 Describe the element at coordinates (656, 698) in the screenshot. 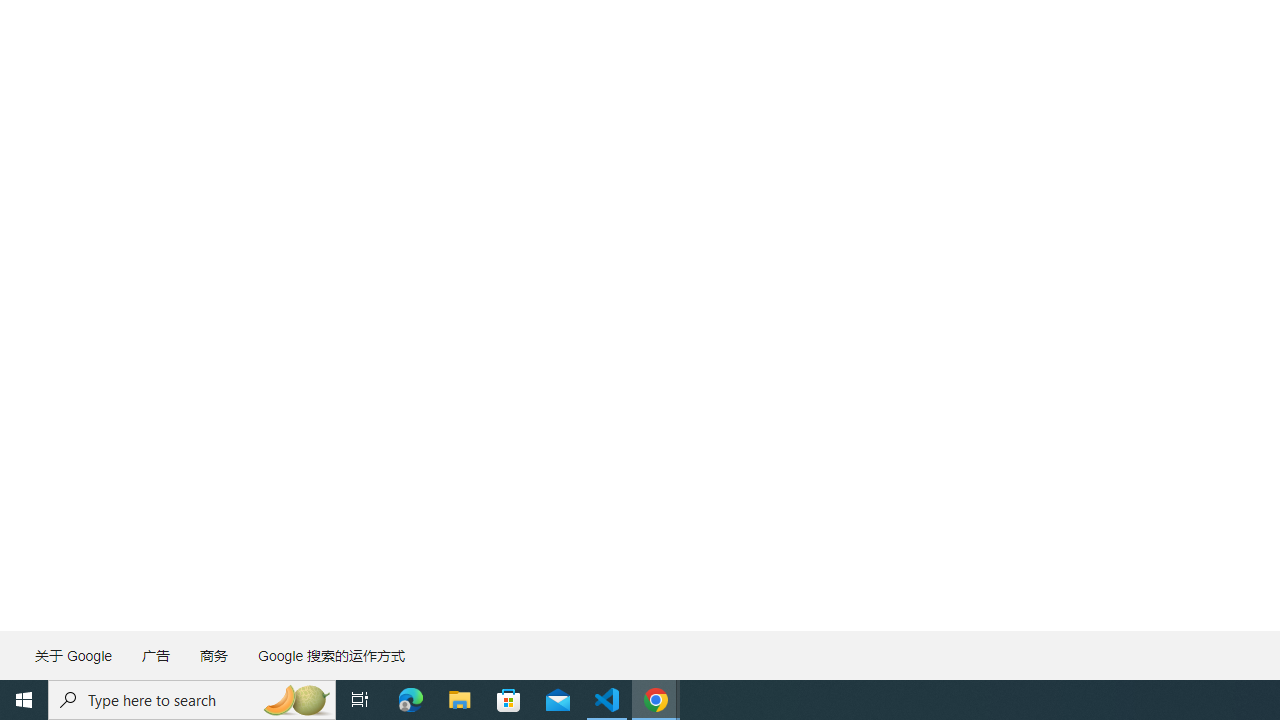

I see `'Google Chrome - 2 running windows'` at that location.